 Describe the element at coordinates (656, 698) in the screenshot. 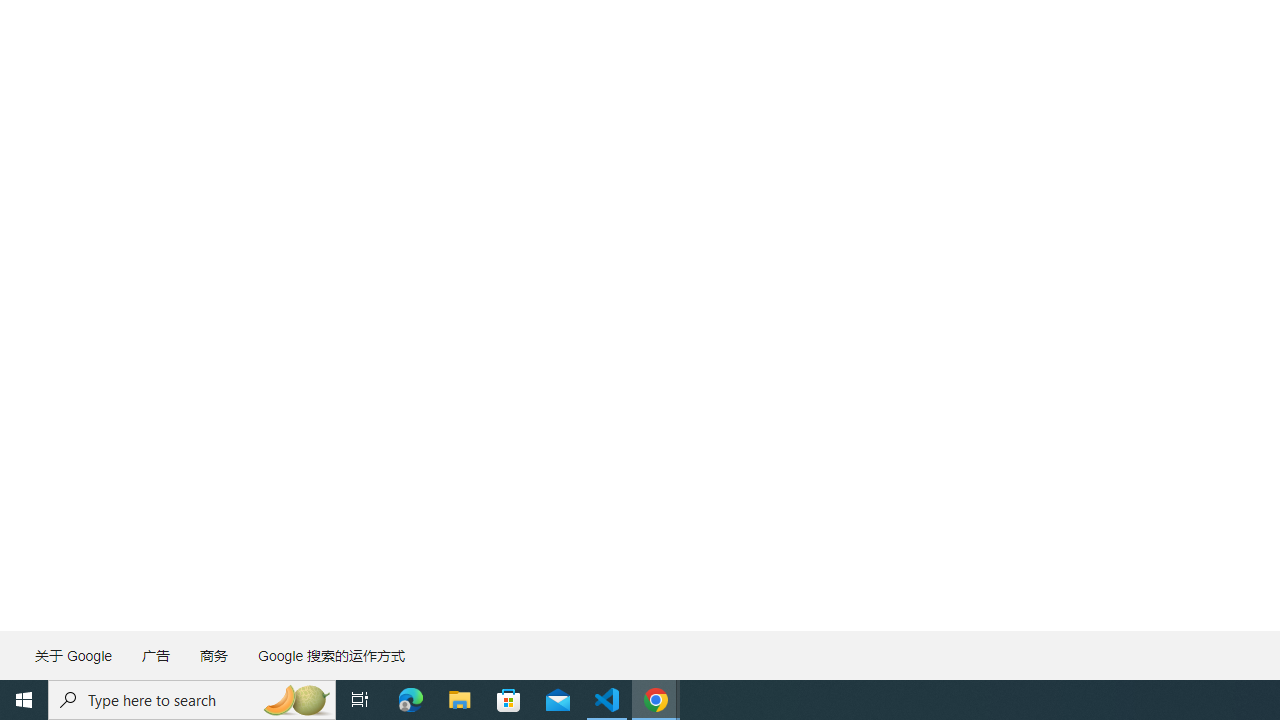

I see `'Google Chrome - 2 running windows'` at that location.